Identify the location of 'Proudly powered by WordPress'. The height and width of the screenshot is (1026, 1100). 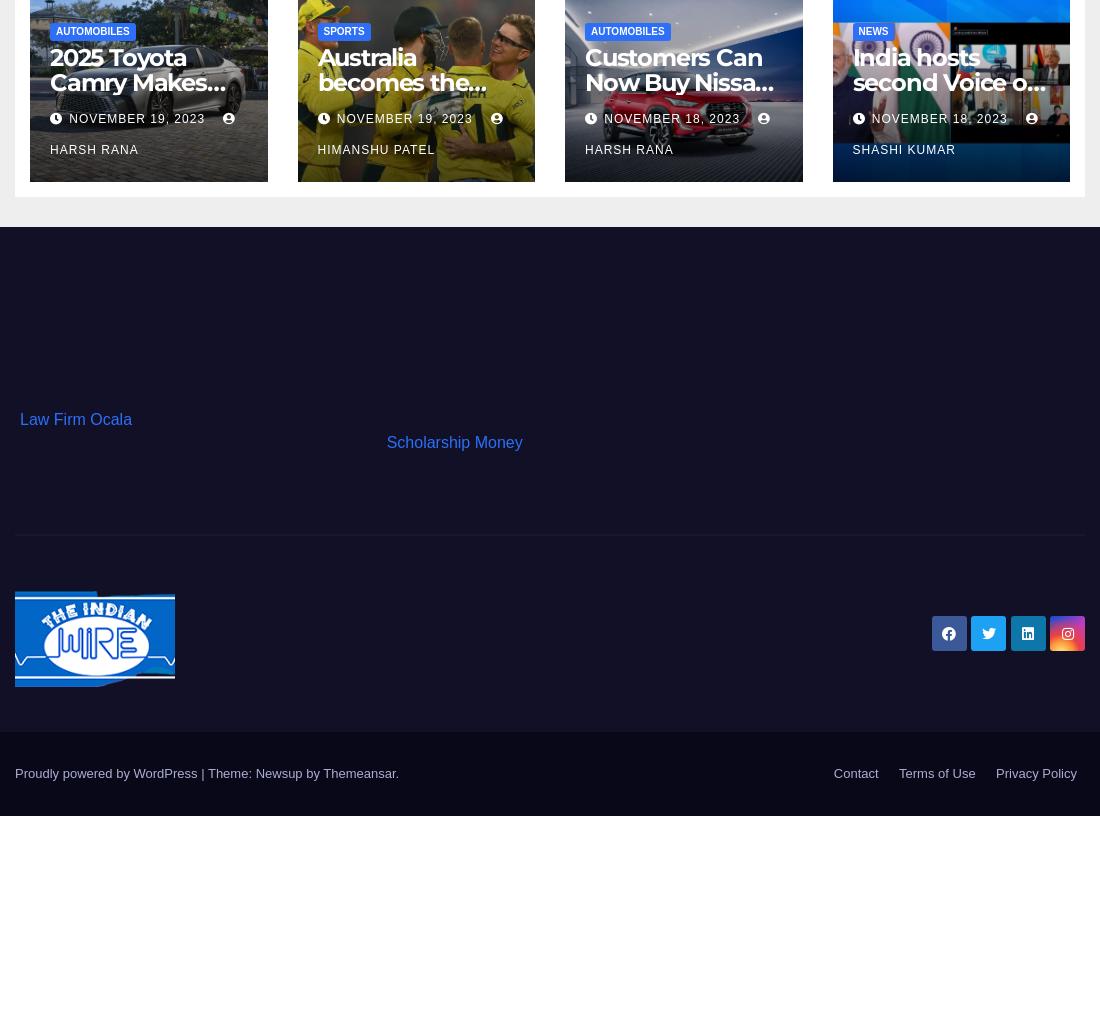
(108, 772).